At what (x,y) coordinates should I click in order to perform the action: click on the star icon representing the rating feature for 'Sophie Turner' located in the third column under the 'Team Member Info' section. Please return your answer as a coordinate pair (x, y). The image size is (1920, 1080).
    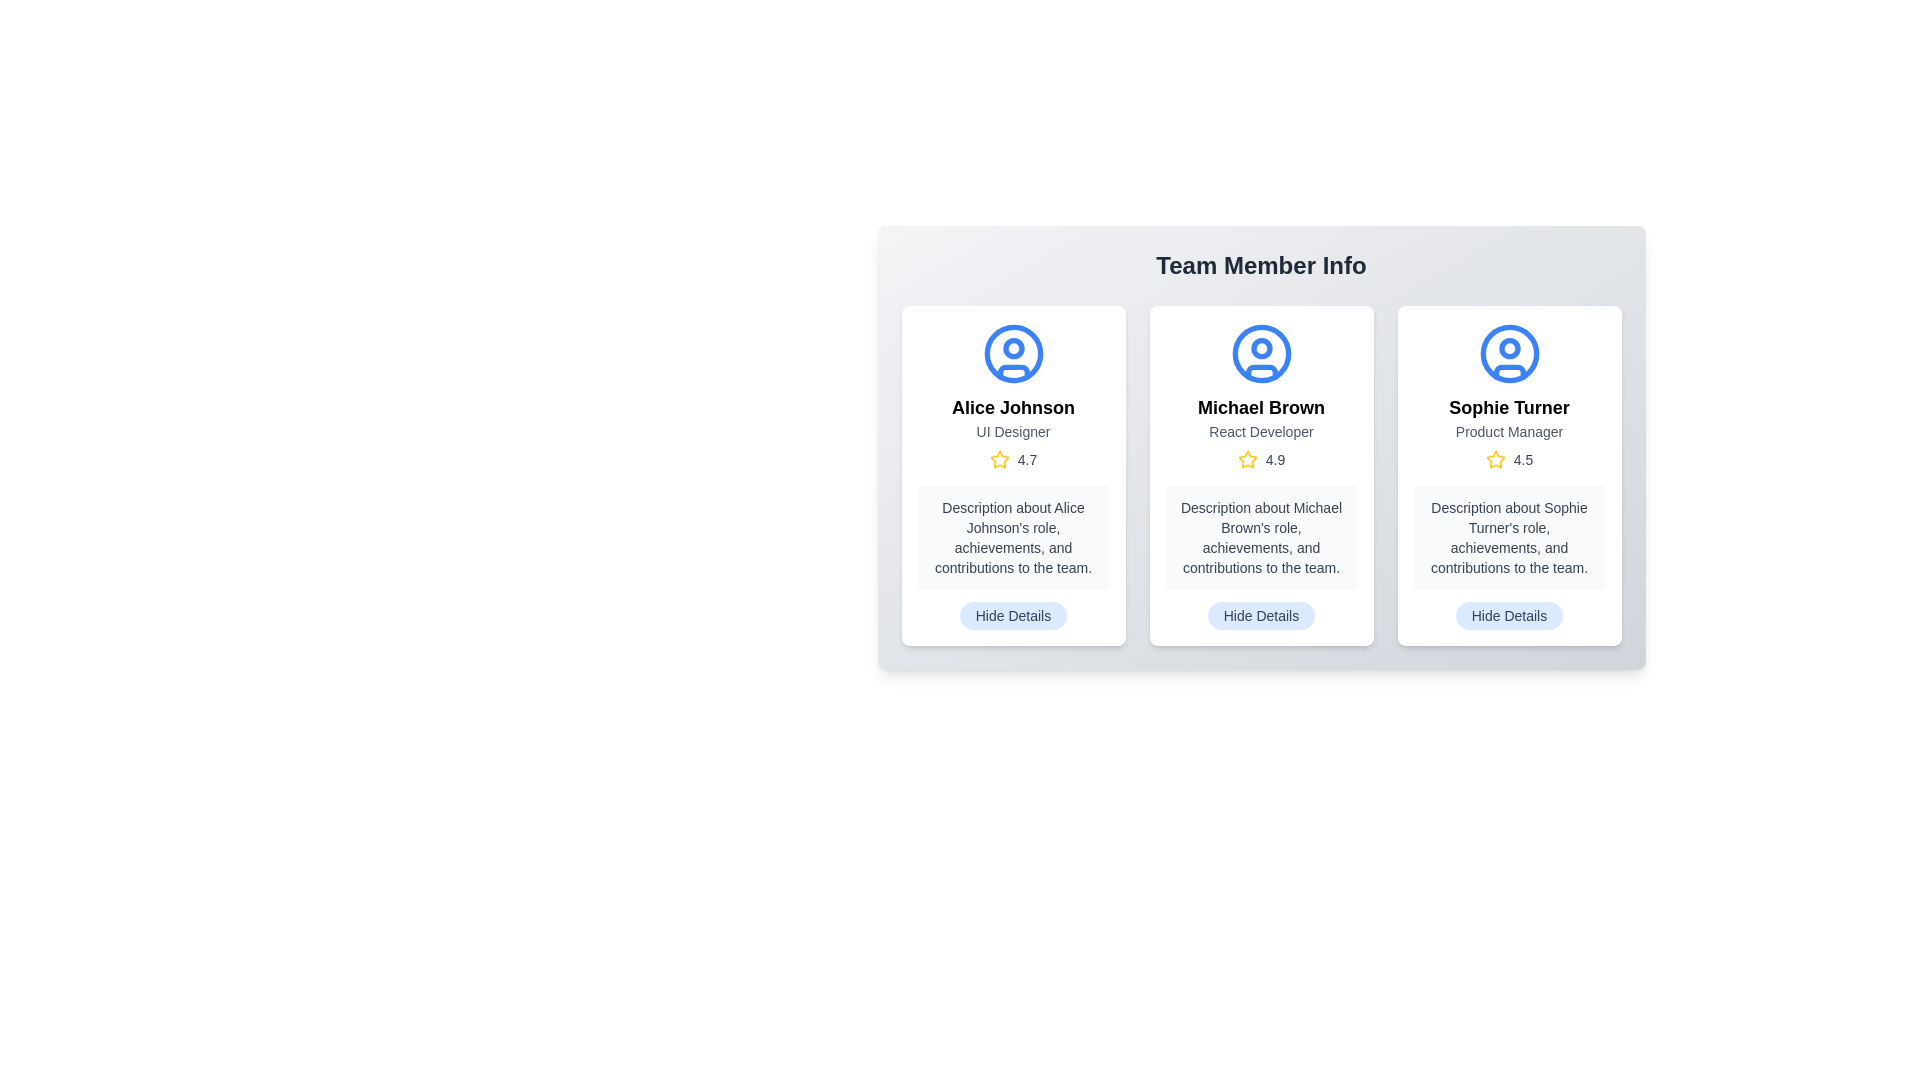
    Looking at the image, I should click on (1495, 459).